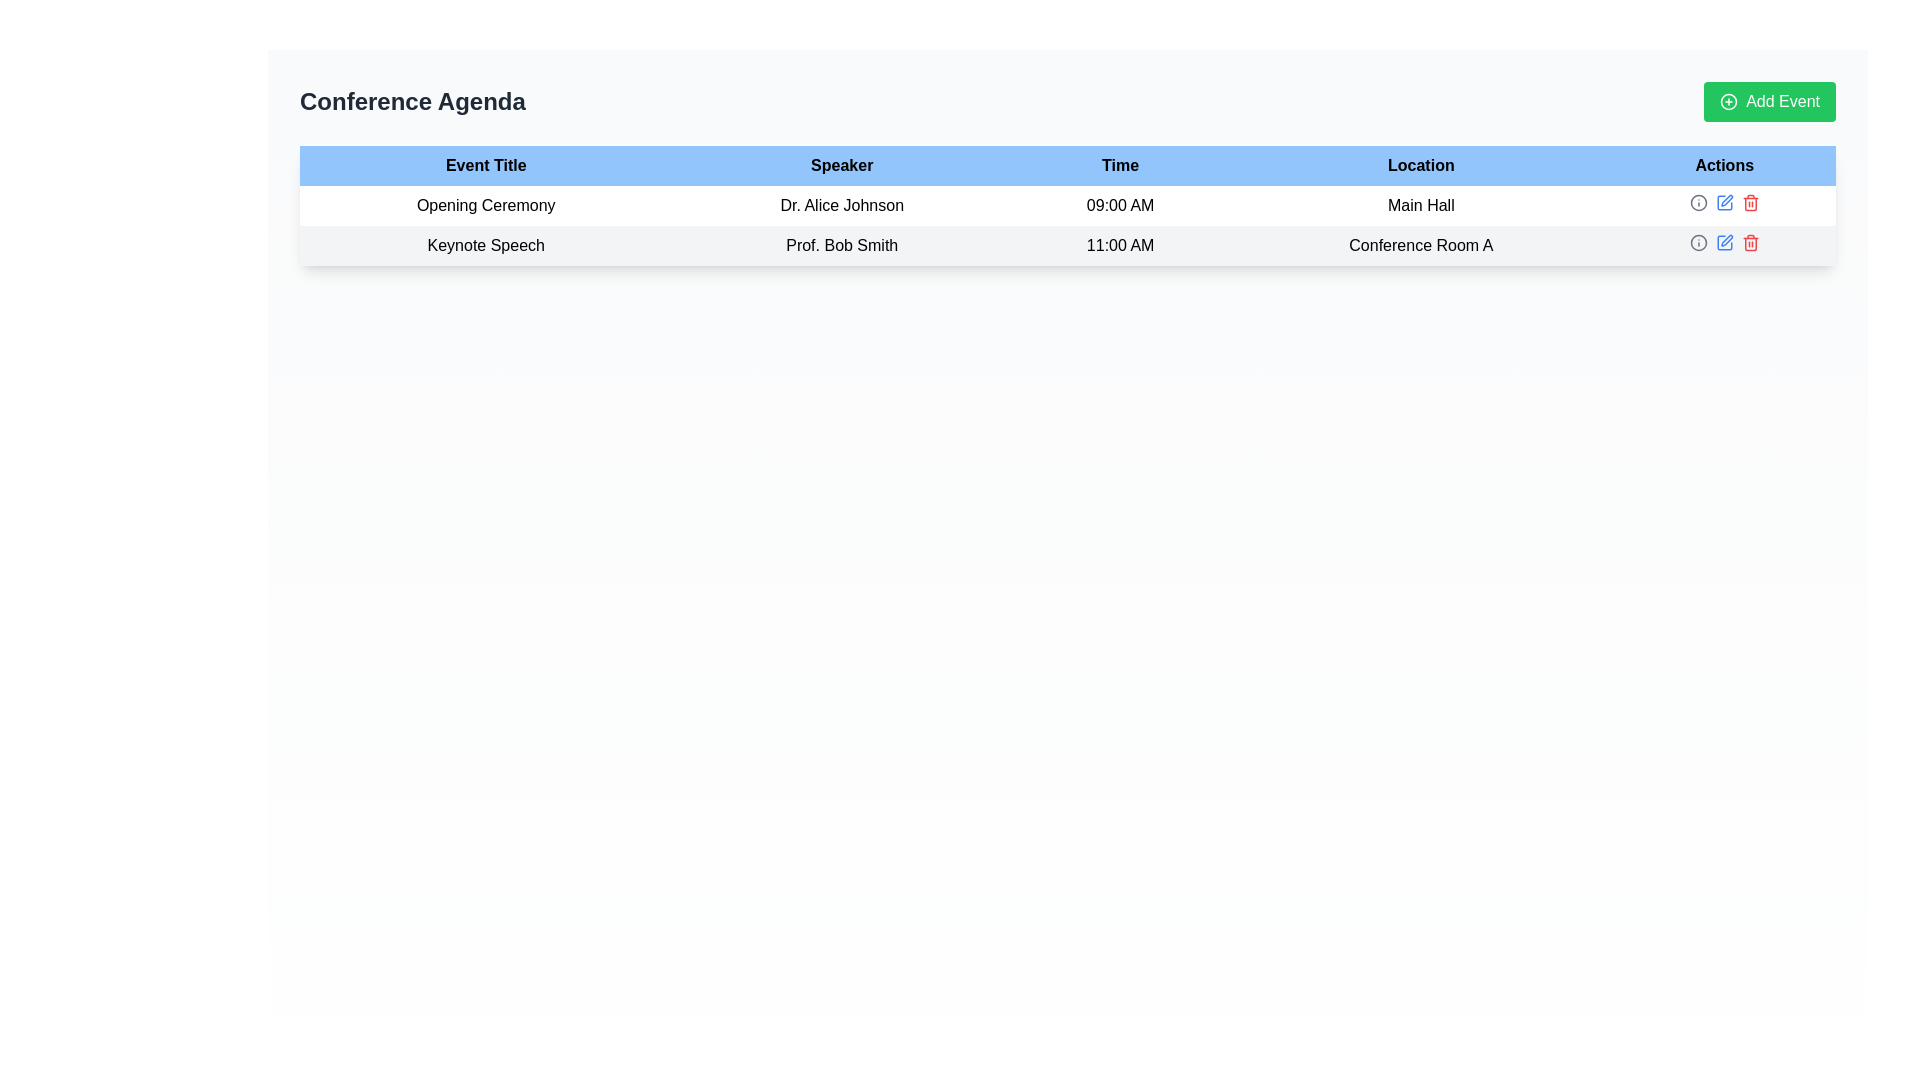  What do you see at coordinates (1067, 225) in the screenshot?
I see `the first row of the tabular data layout, which contains event information` at bounding box center [1067, 225].